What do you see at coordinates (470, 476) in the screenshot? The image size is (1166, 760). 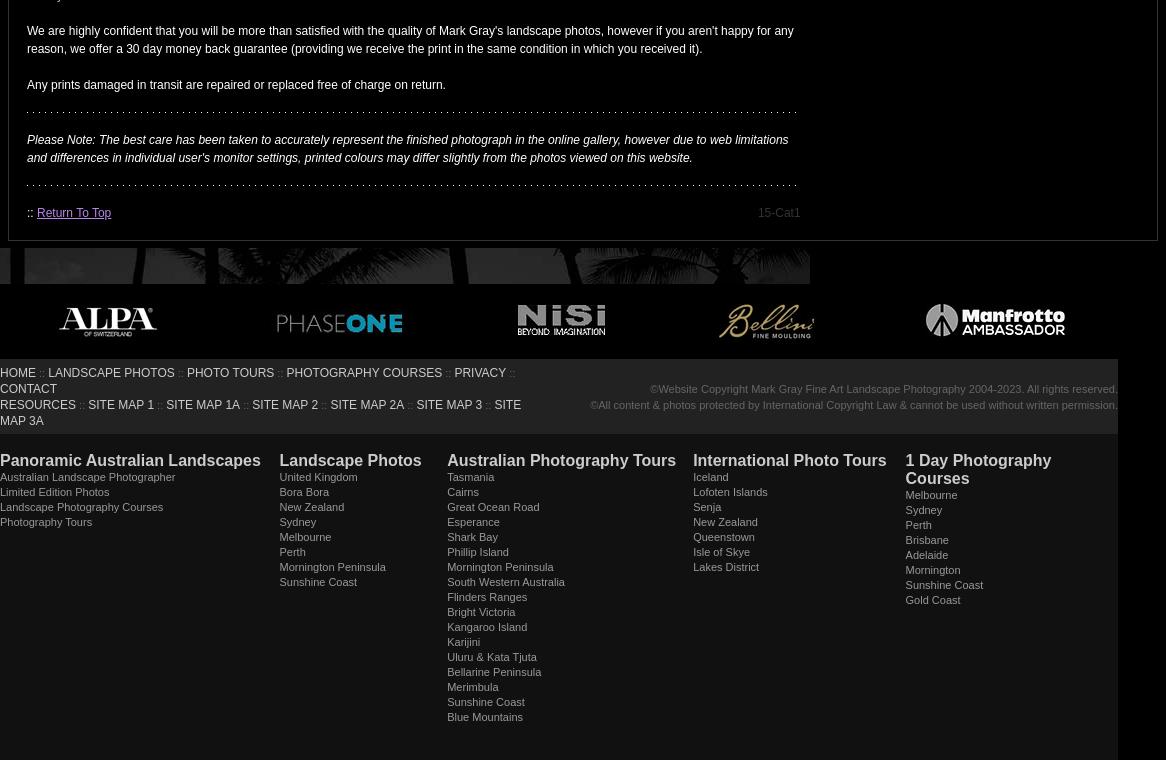 I see `'Tasmania'` at bounding box center [470, 476].